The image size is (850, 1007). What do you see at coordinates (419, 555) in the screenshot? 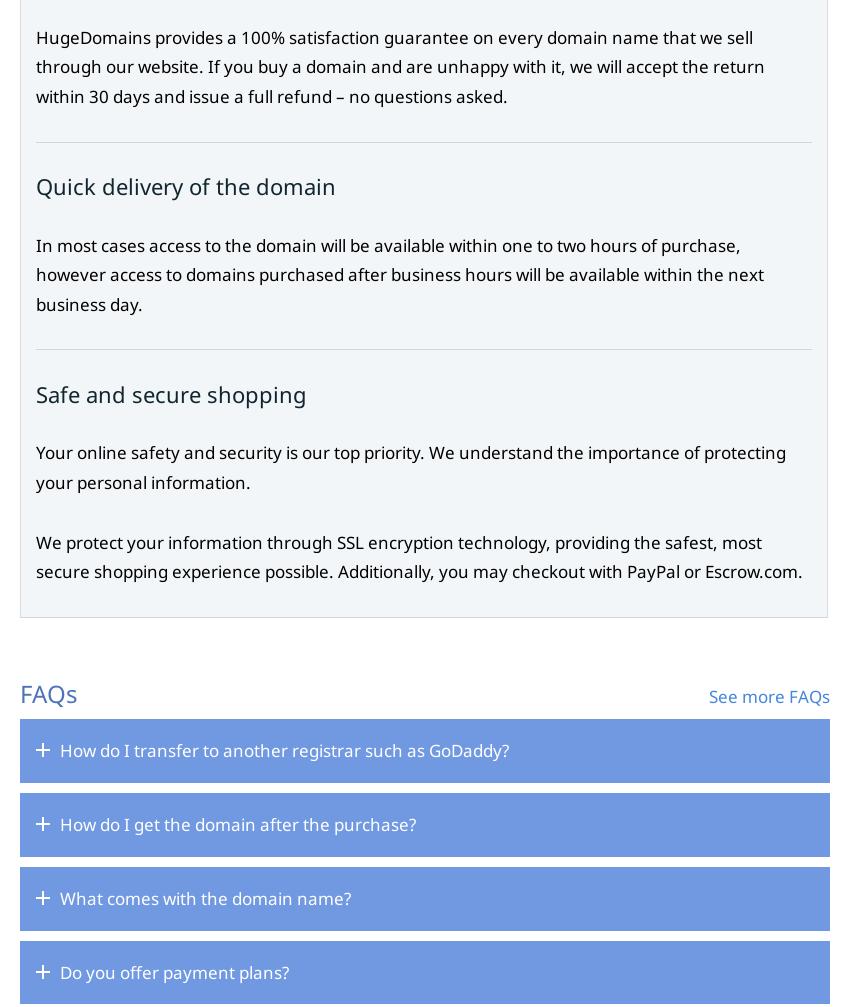
I see `'We protect your information through SSL encryption technology, providing the safest, most secure shopping experience possible. Additionally, you may checkout with PayPal or Escrow.com.'` at bounding box center [419, 555].